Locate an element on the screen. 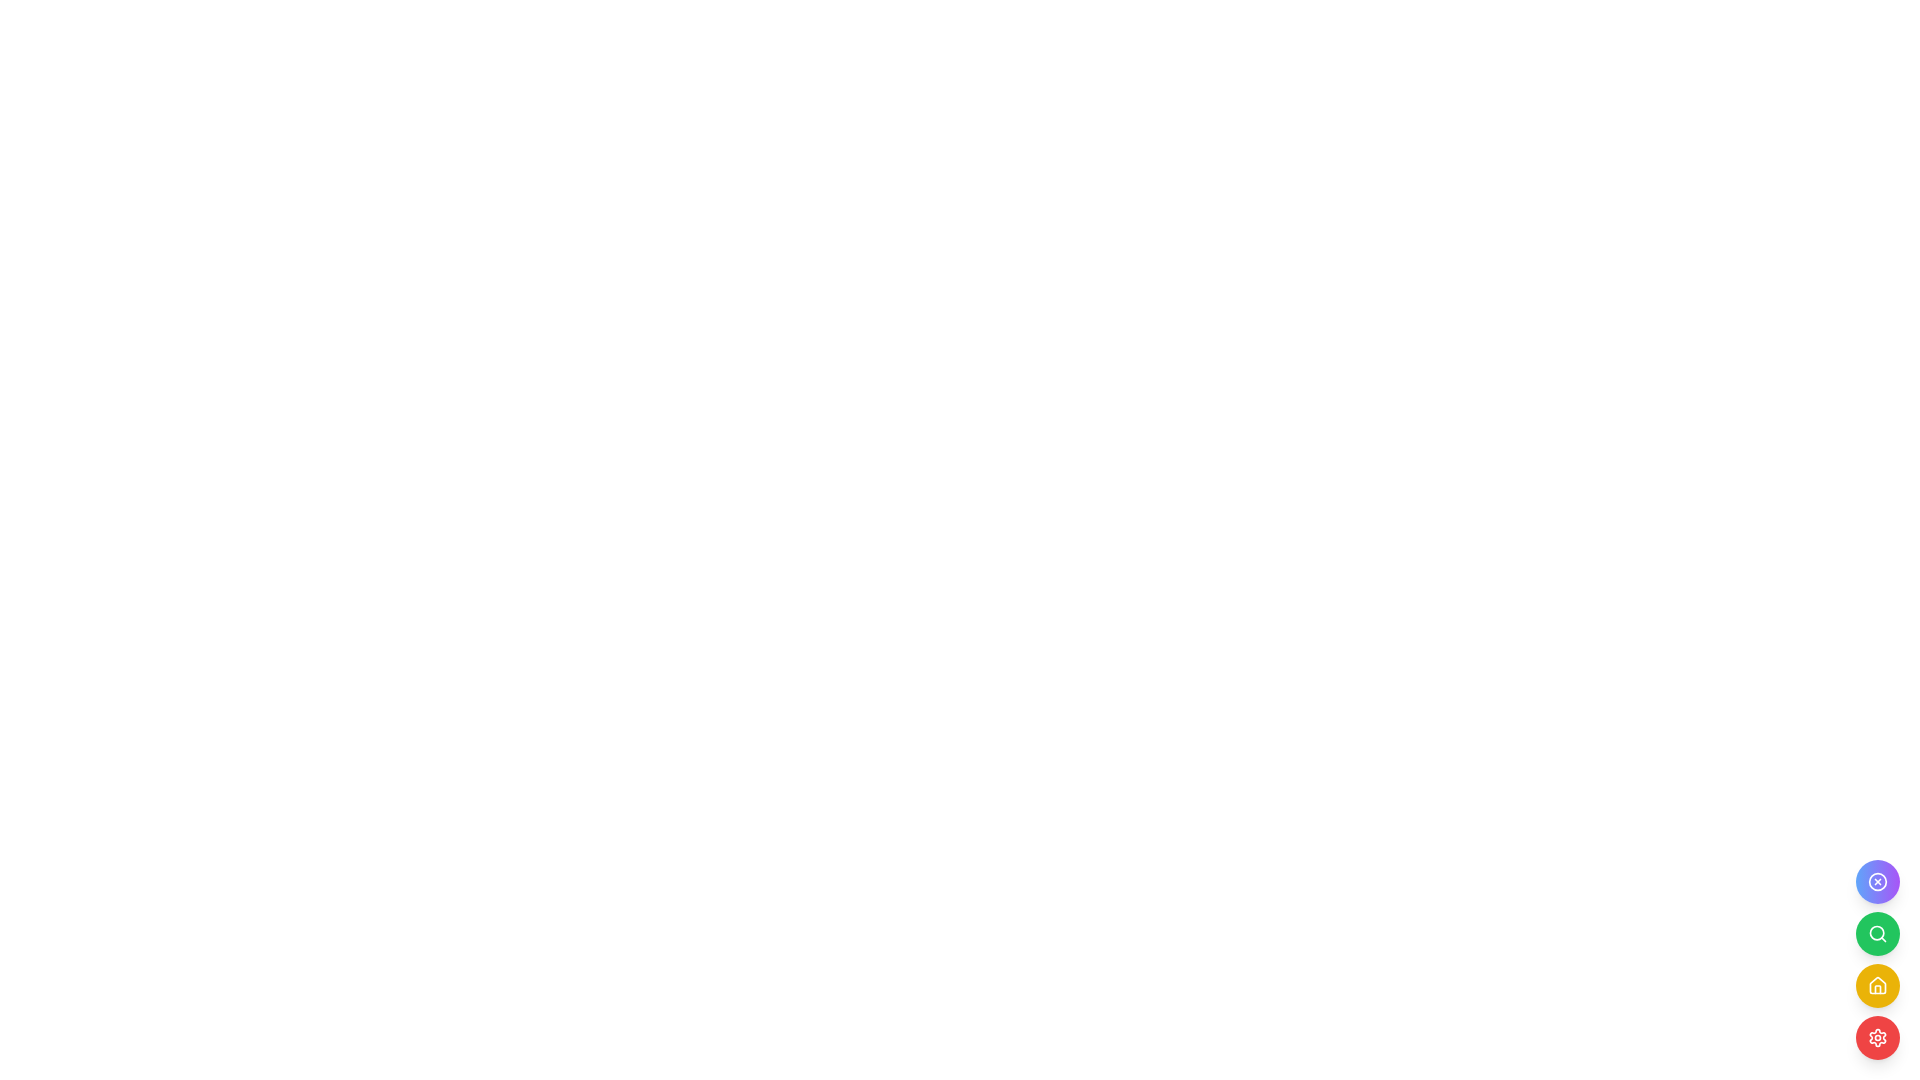  the settings gear icon button, which is located at the bottom-right corner of the interface within a circular red button is located at coordinates (1876, 1036).